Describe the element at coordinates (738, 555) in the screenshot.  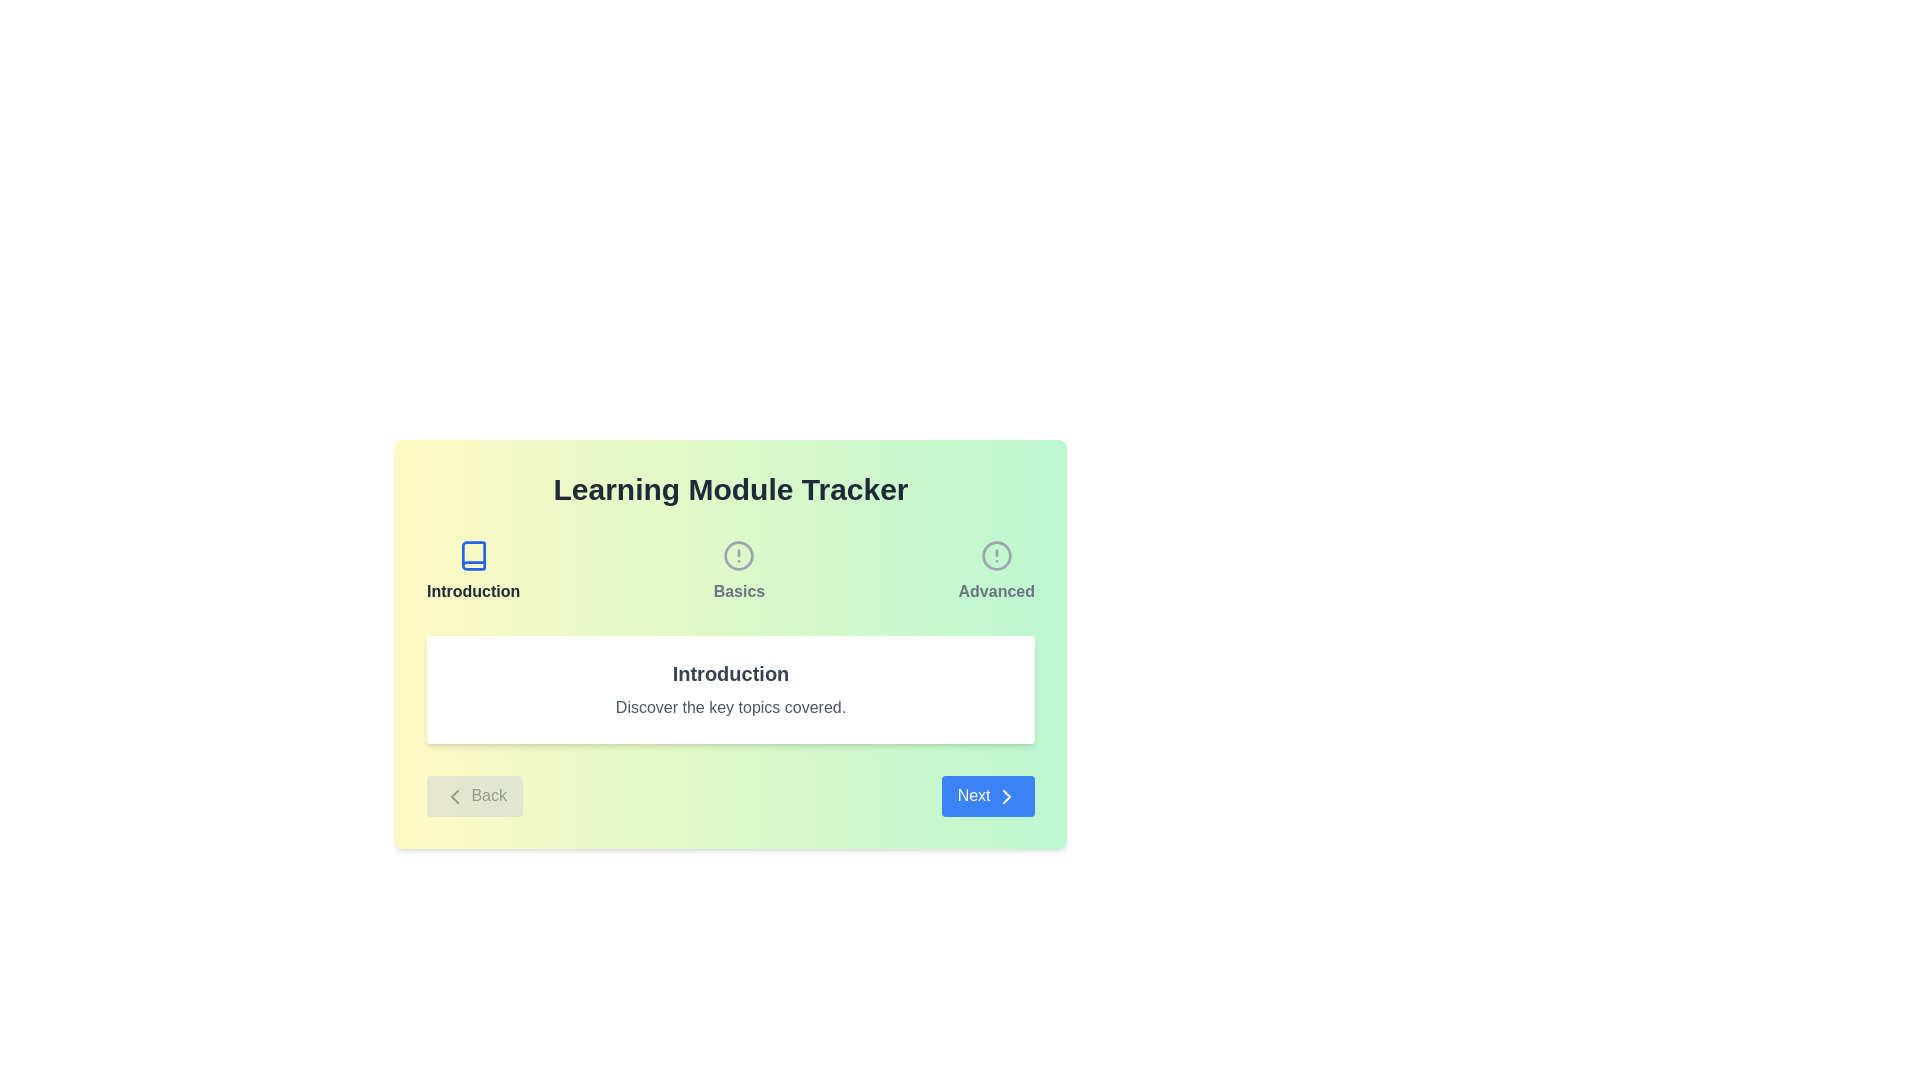
I see `the 'Basics' icon, which is centrally positioned below the 'Basics' label, to interact with it` at that location.